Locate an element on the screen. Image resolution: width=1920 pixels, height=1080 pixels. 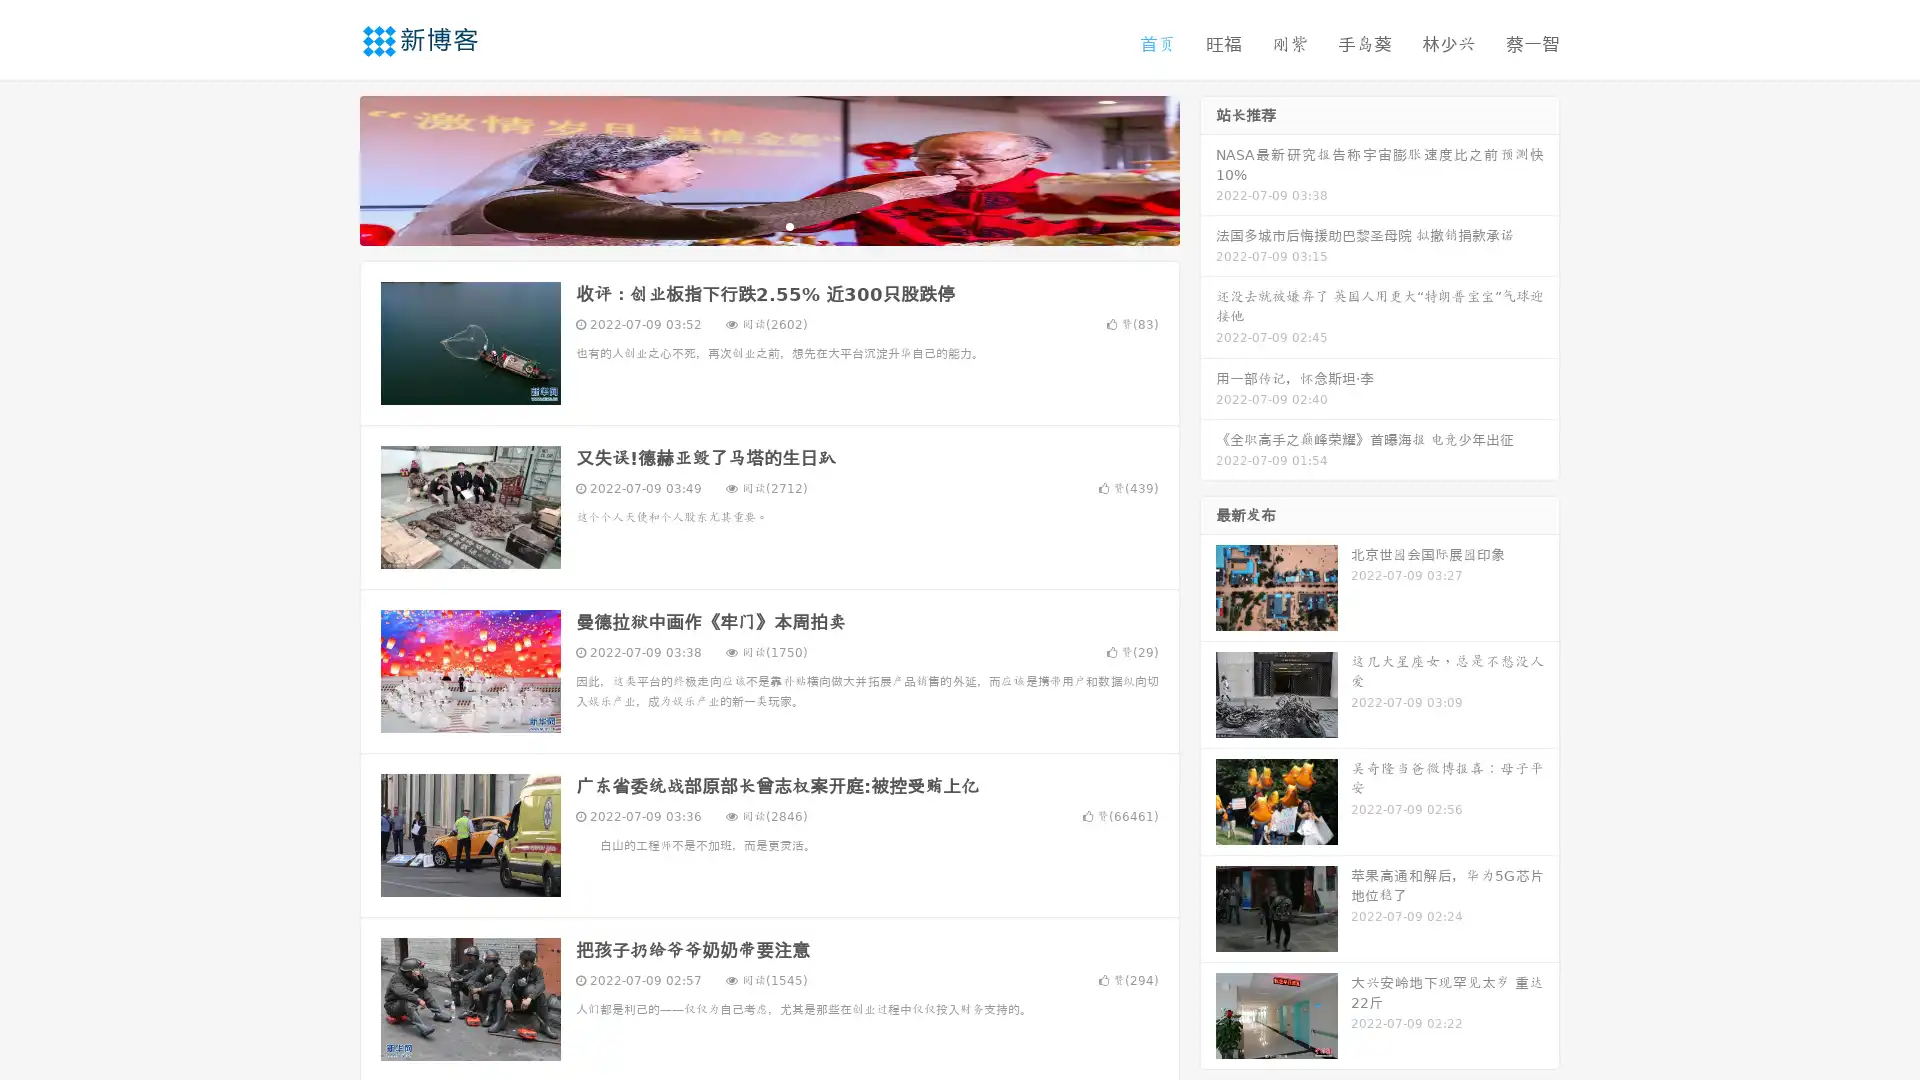
Previous slide is located at coordinates (330, 168).